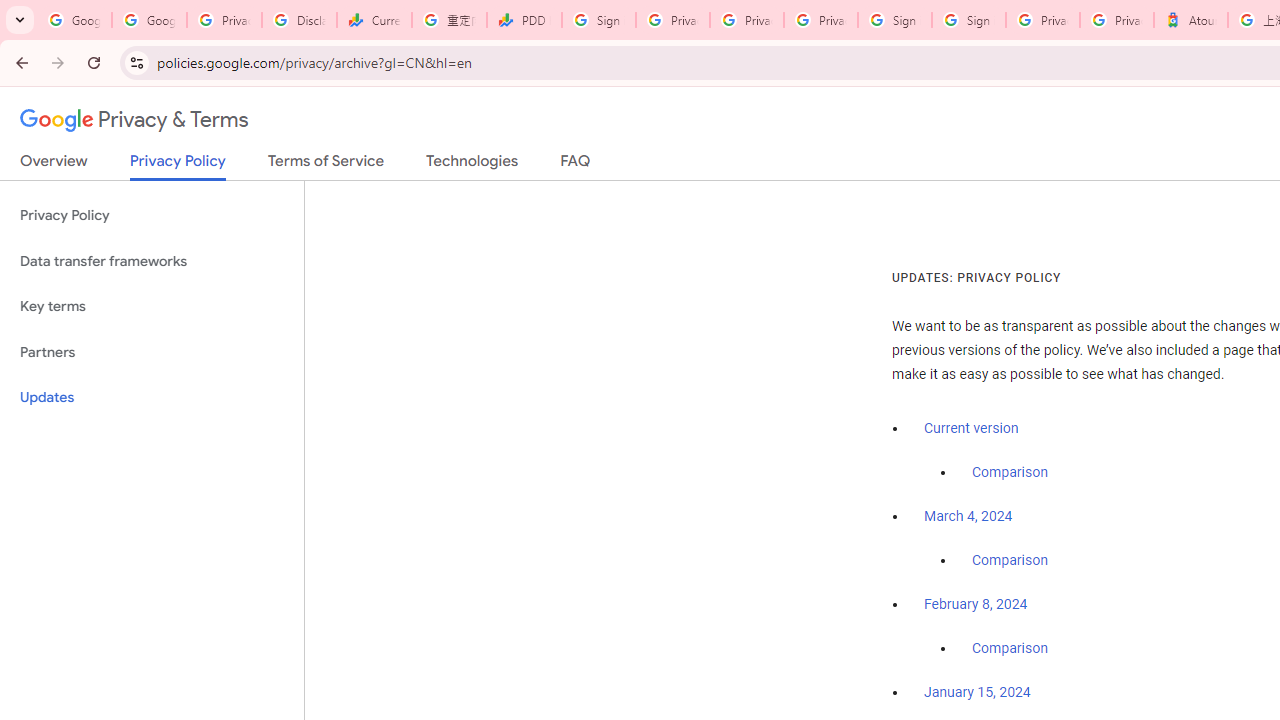 This screenshot has height=720, width=1280. Describe the element at coordinates (74, 20) in the screenshot. I see `'Google Workspace Admin Community'` at that location.